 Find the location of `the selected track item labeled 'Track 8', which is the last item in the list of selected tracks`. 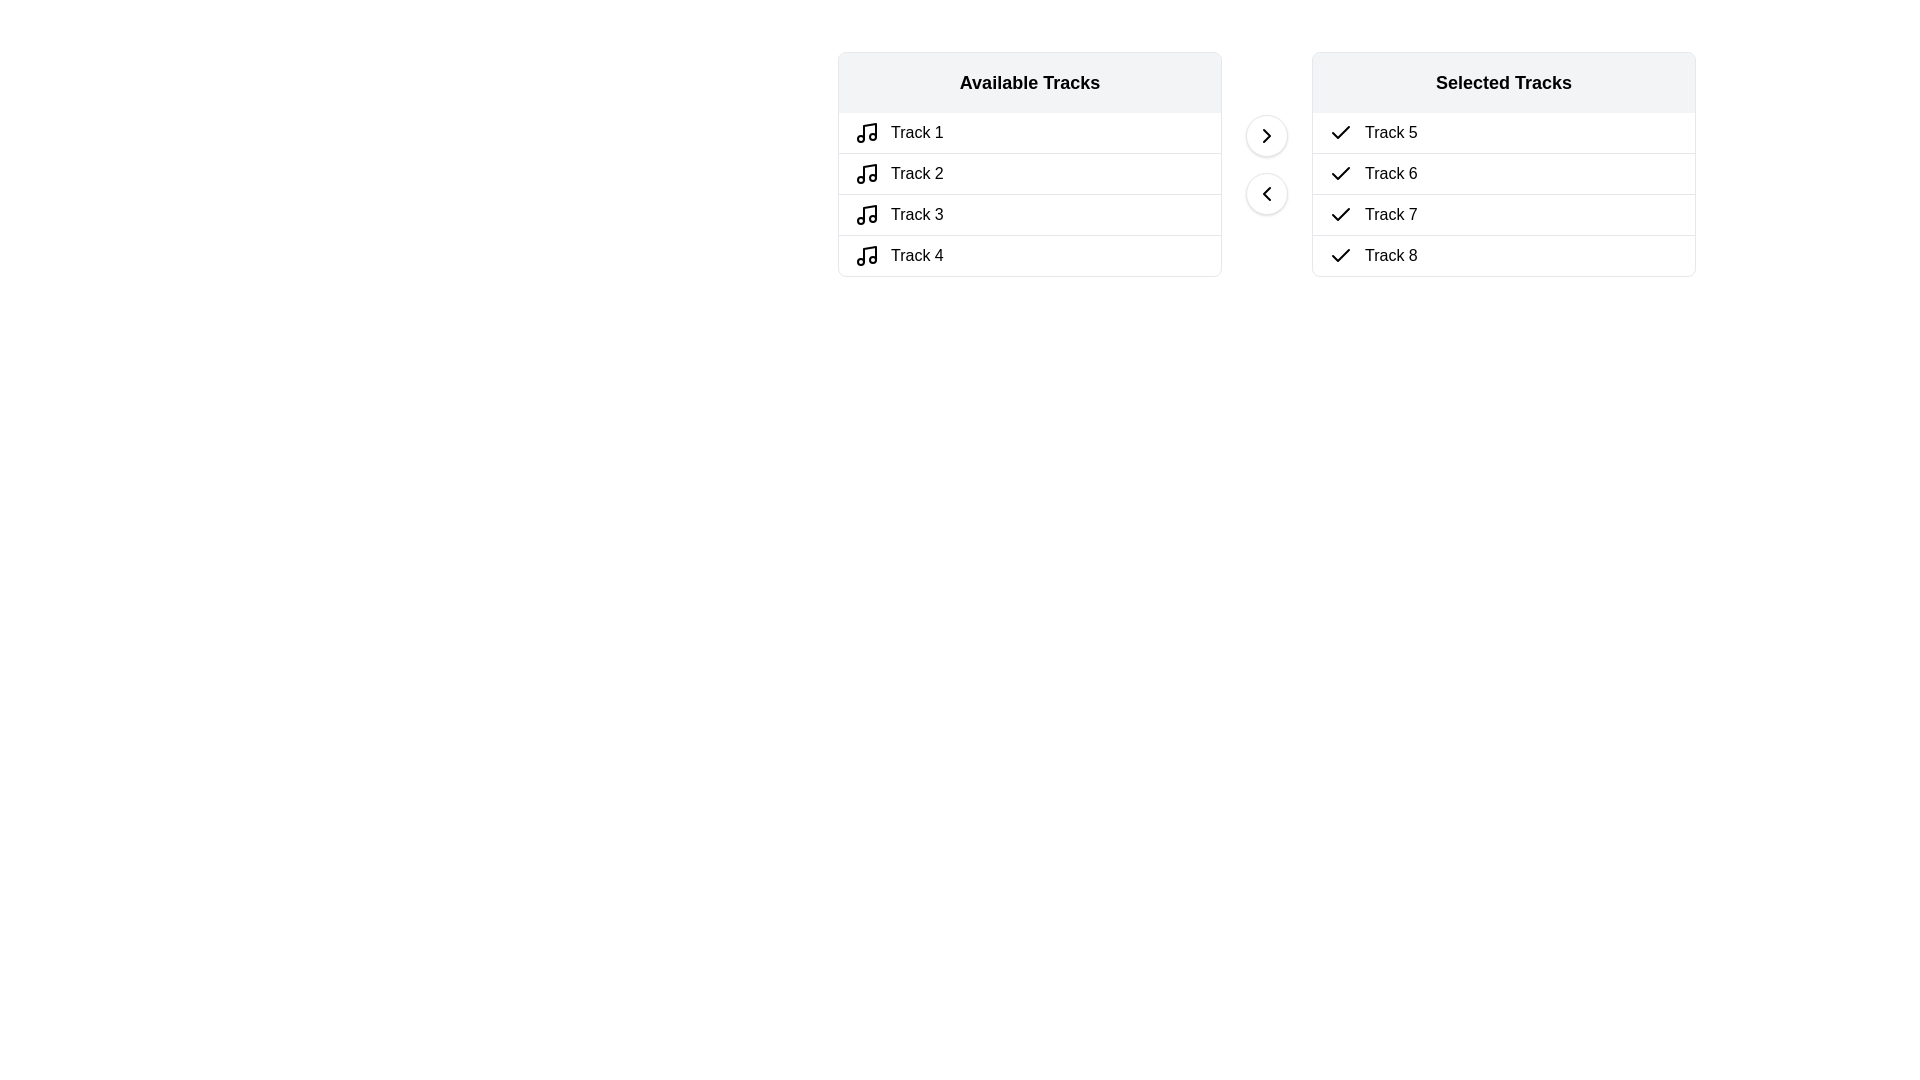

the selected track item labeled 'Track 8', which is the last item in the list of selected tracks is located at coordinates (1503, 253).